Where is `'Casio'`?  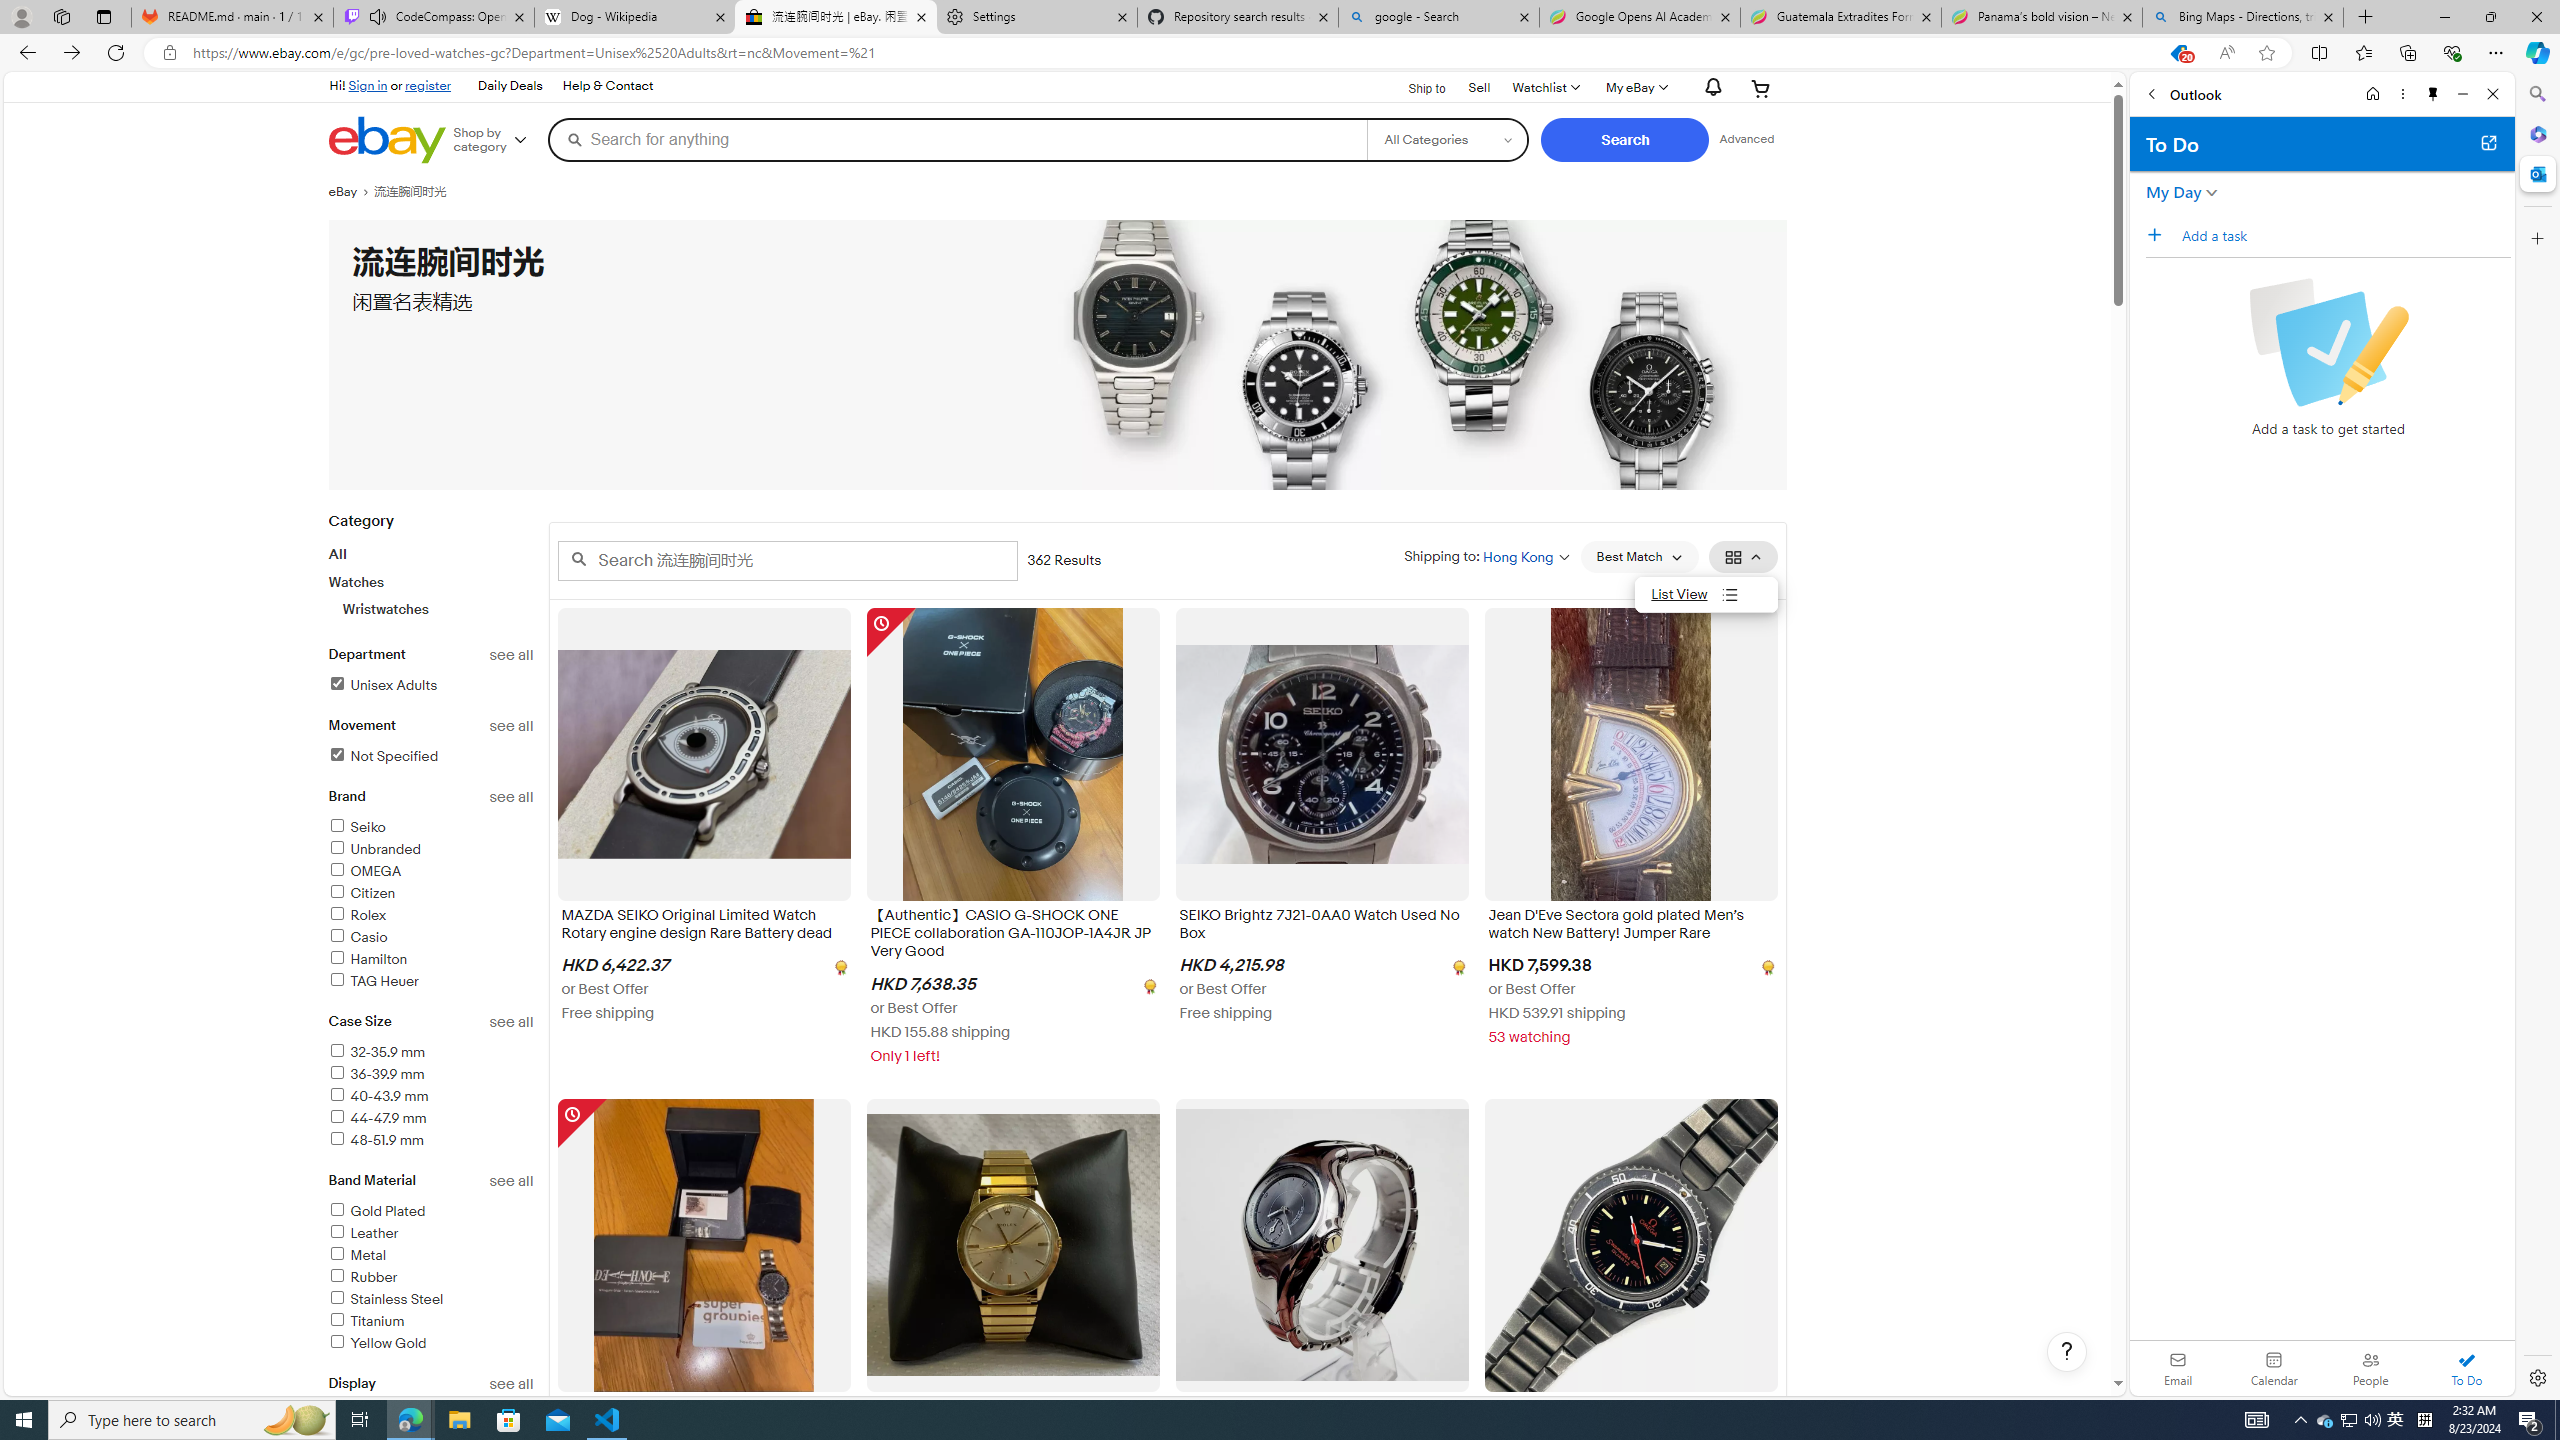
'Casio' is located at coordinates (431, 938).